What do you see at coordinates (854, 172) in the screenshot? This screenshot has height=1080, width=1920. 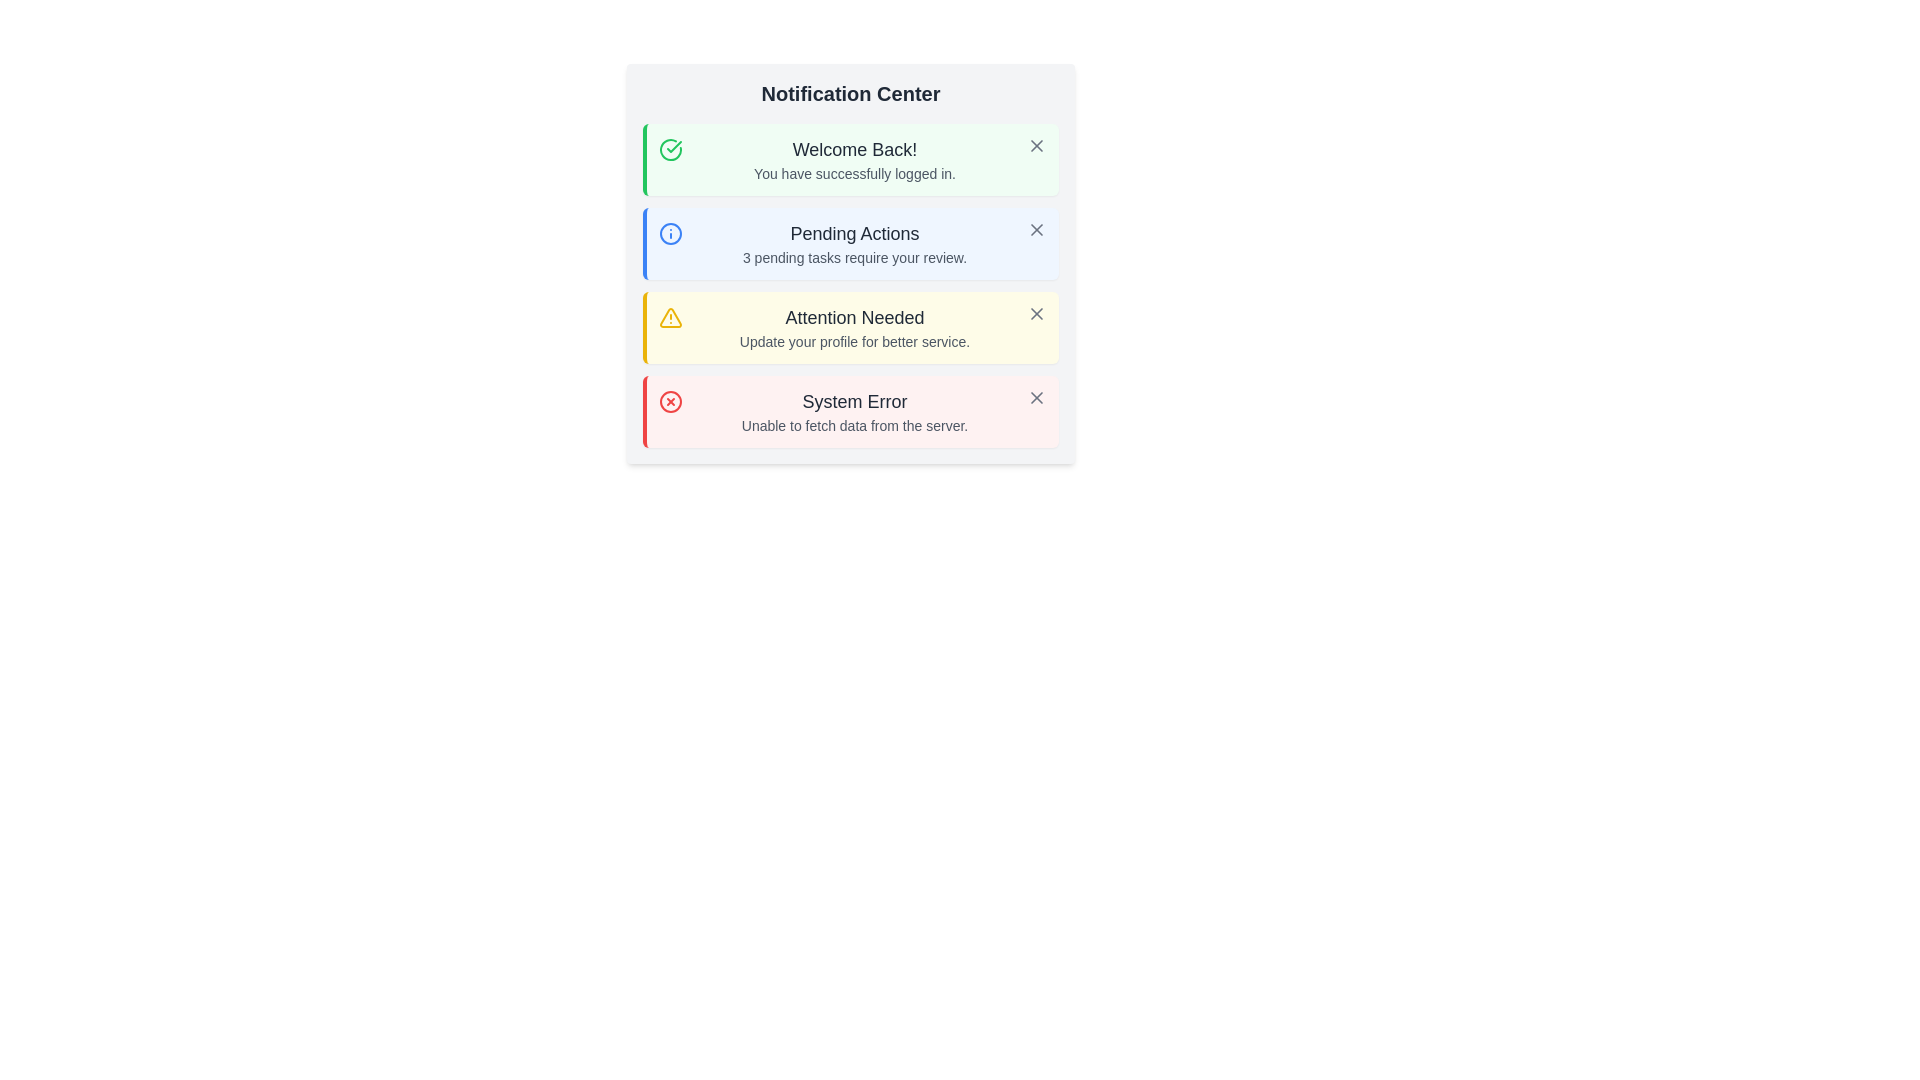 I see `the static text that indicates a successful login event, which is positioned under the 'Welcome Back!' header in the green notification panel` at bounding box center [854, 172].